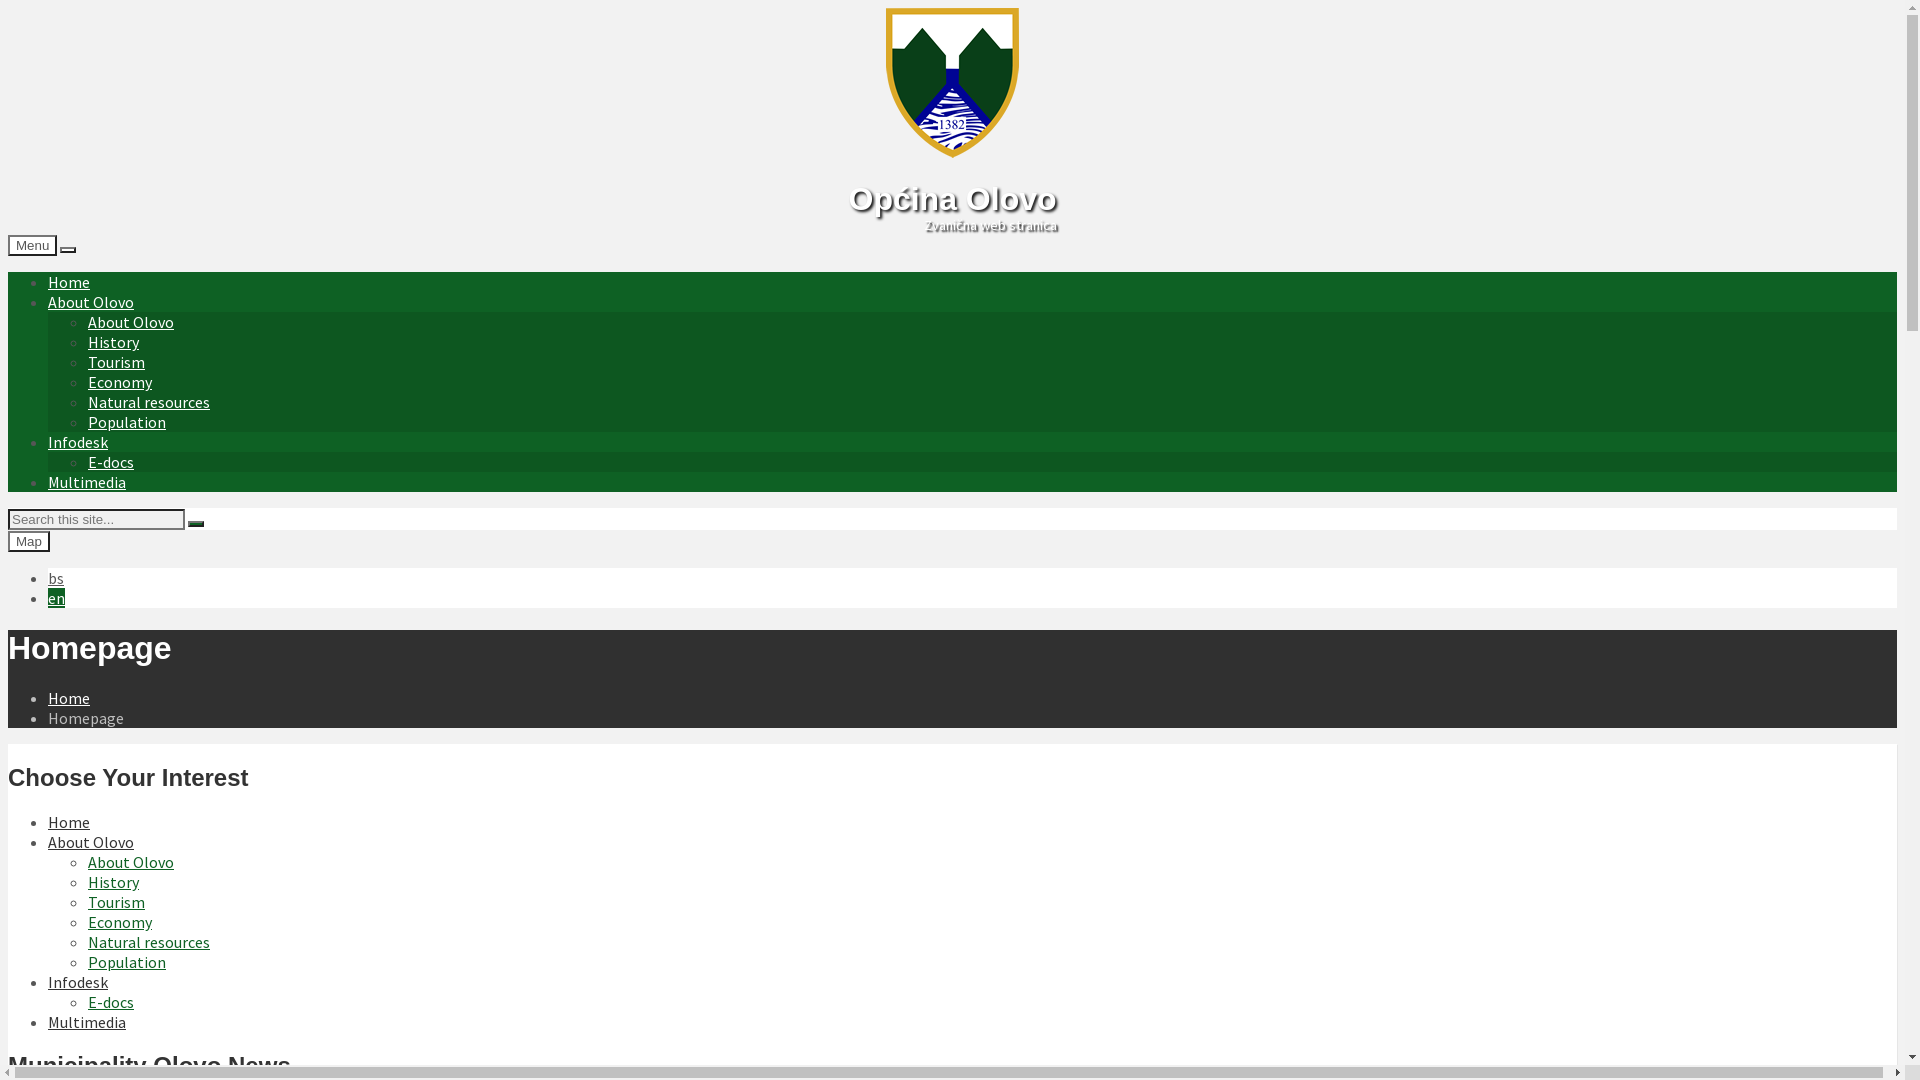 The width and height of the screenshot is (1920, 1080). I want to click on 'Municipality Olovo News', so click(148, 1064).